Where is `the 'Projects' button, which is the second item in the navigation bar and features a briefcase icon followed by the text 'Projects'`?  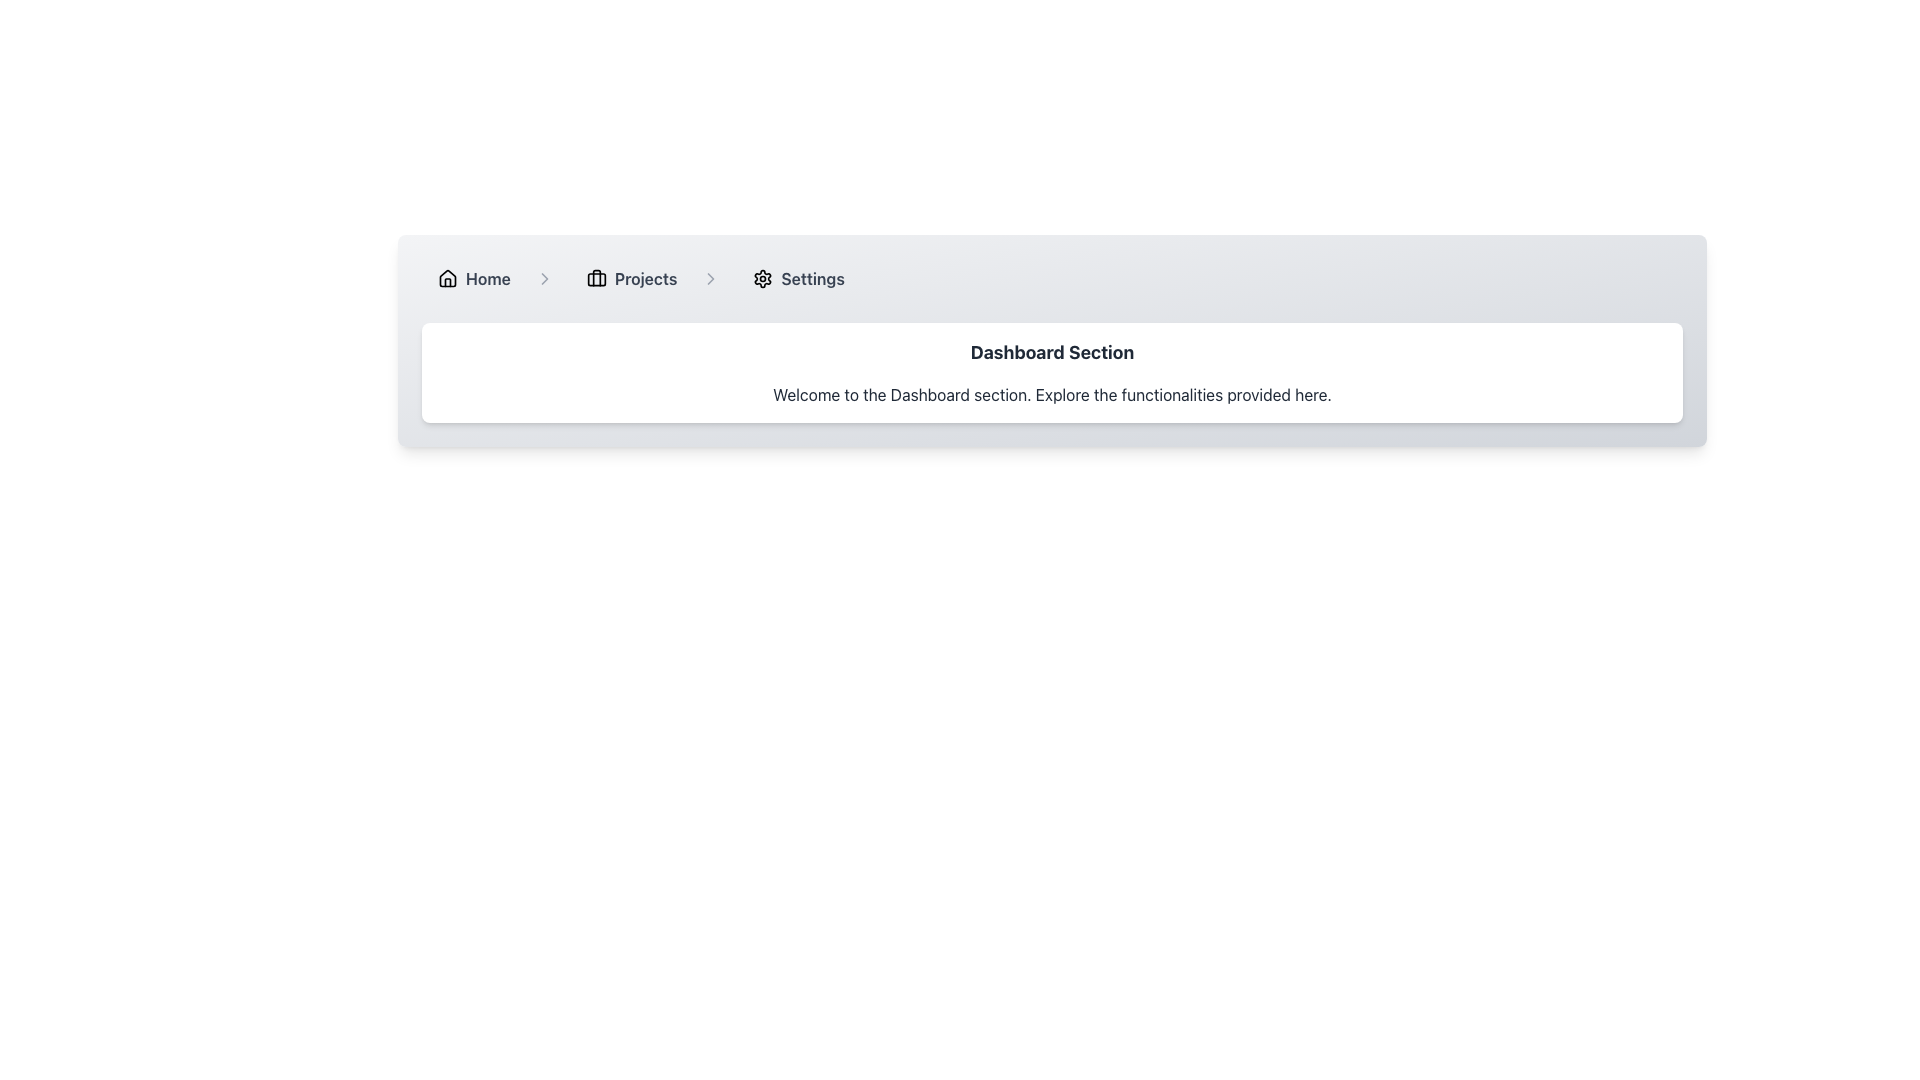 the 'Projects' button, which is the second item in the navigation bar and features a briefcase icon followed by the text 'Projects' is located at coordinates (631, 278).